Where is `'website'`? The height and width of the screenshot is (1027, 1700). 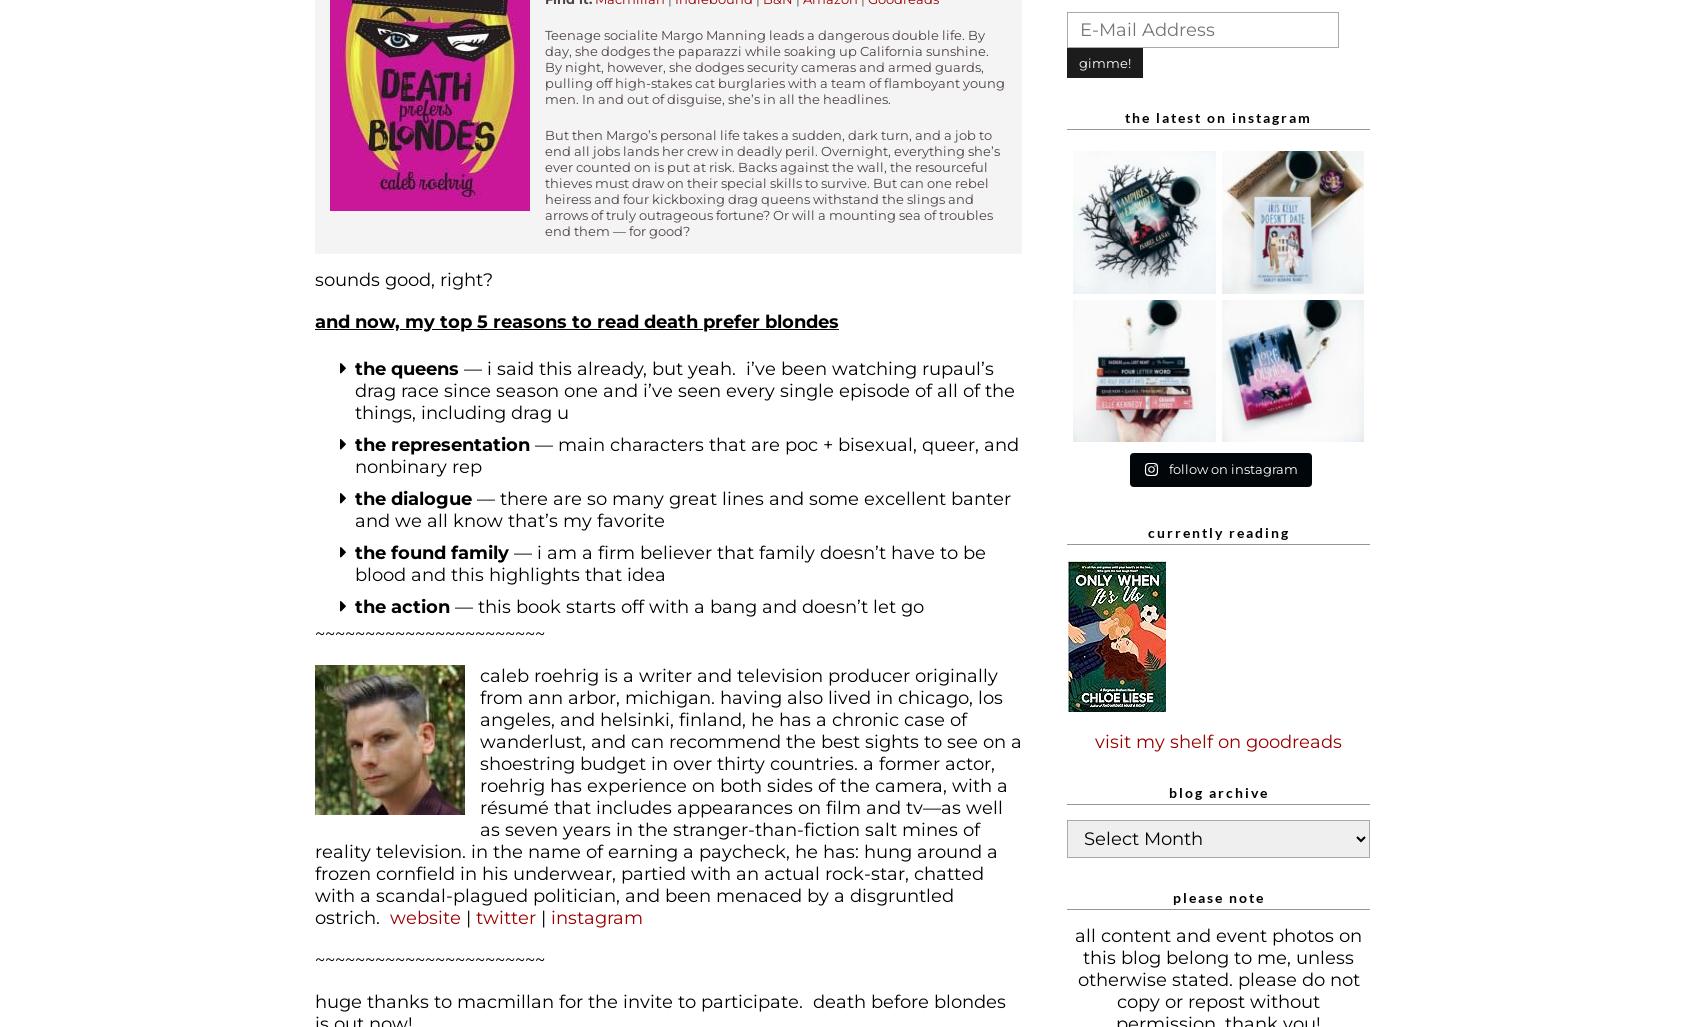 'website' is located at coordinates (425, 917).